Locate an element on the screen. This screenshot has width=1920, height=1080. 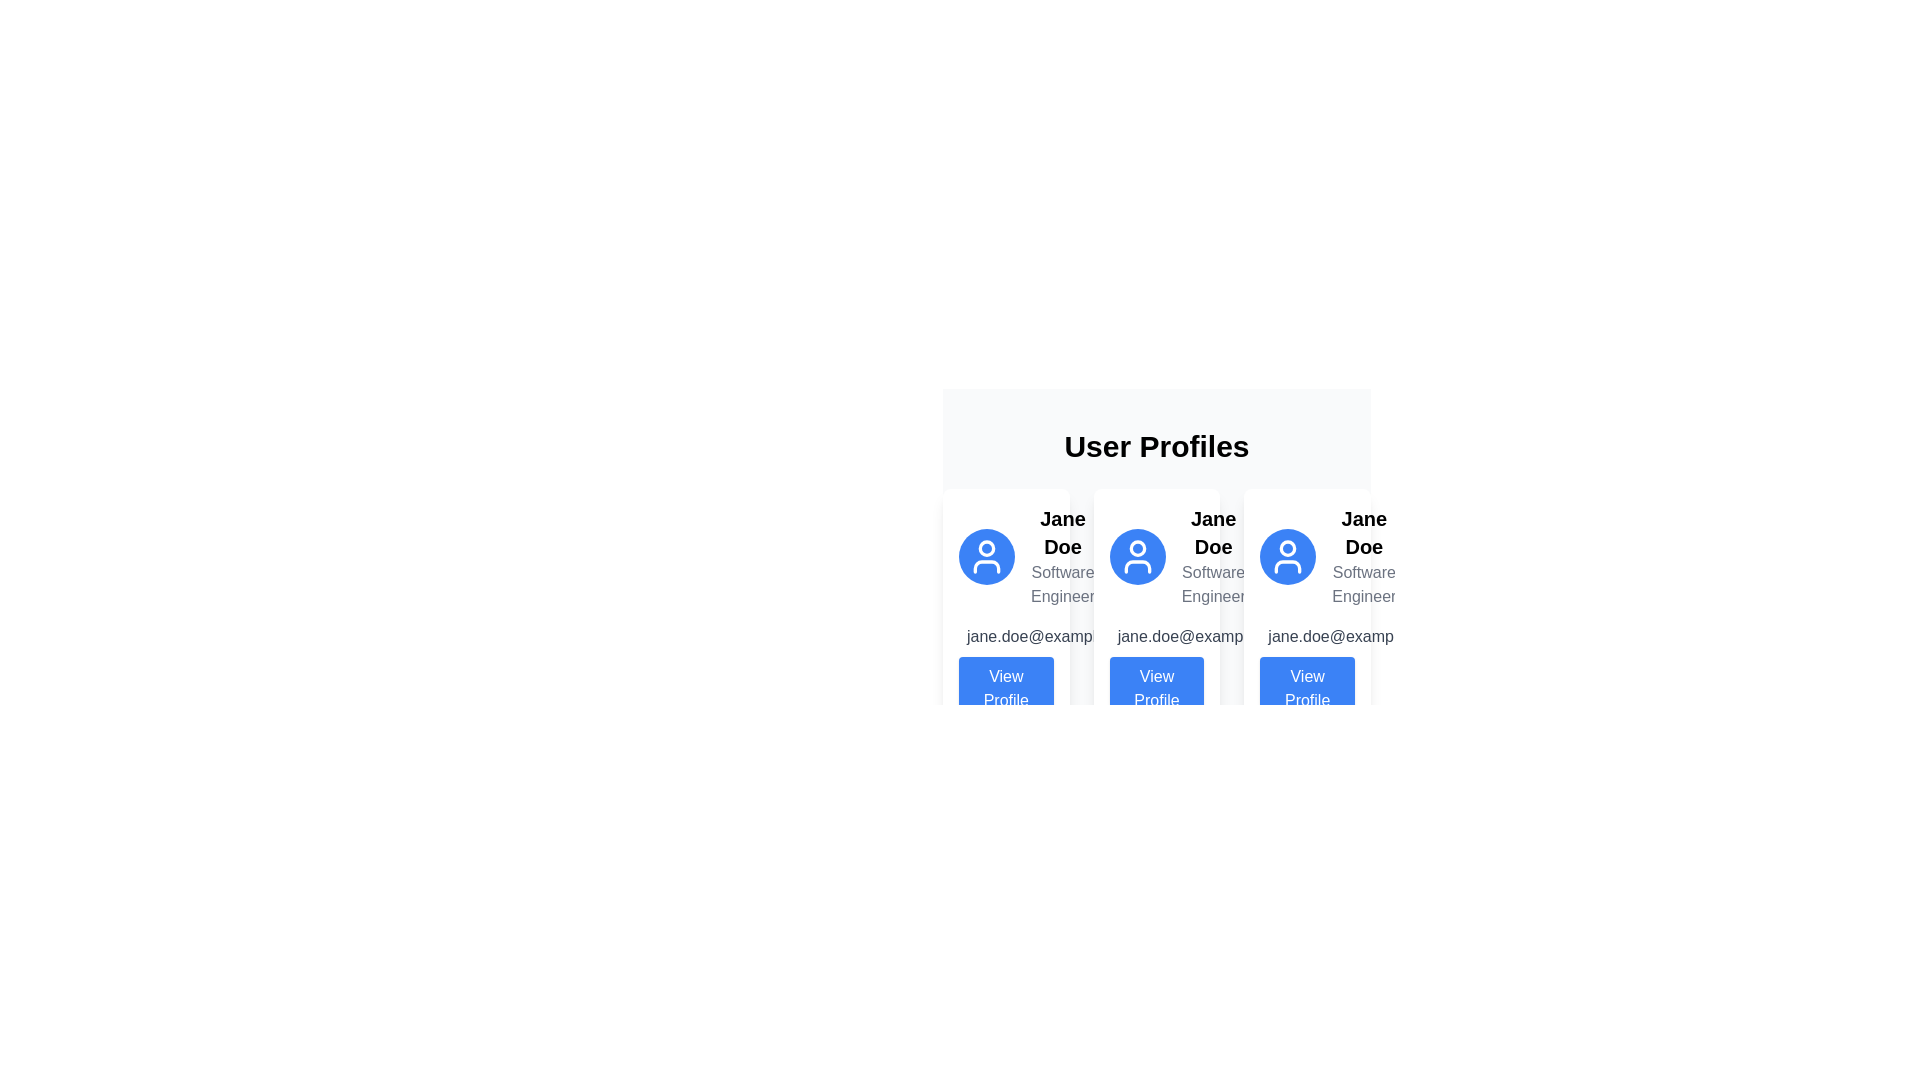
user's details from the user profile card, which is the second card in the first row of the grid layout is located at coordinates (1156, 534).